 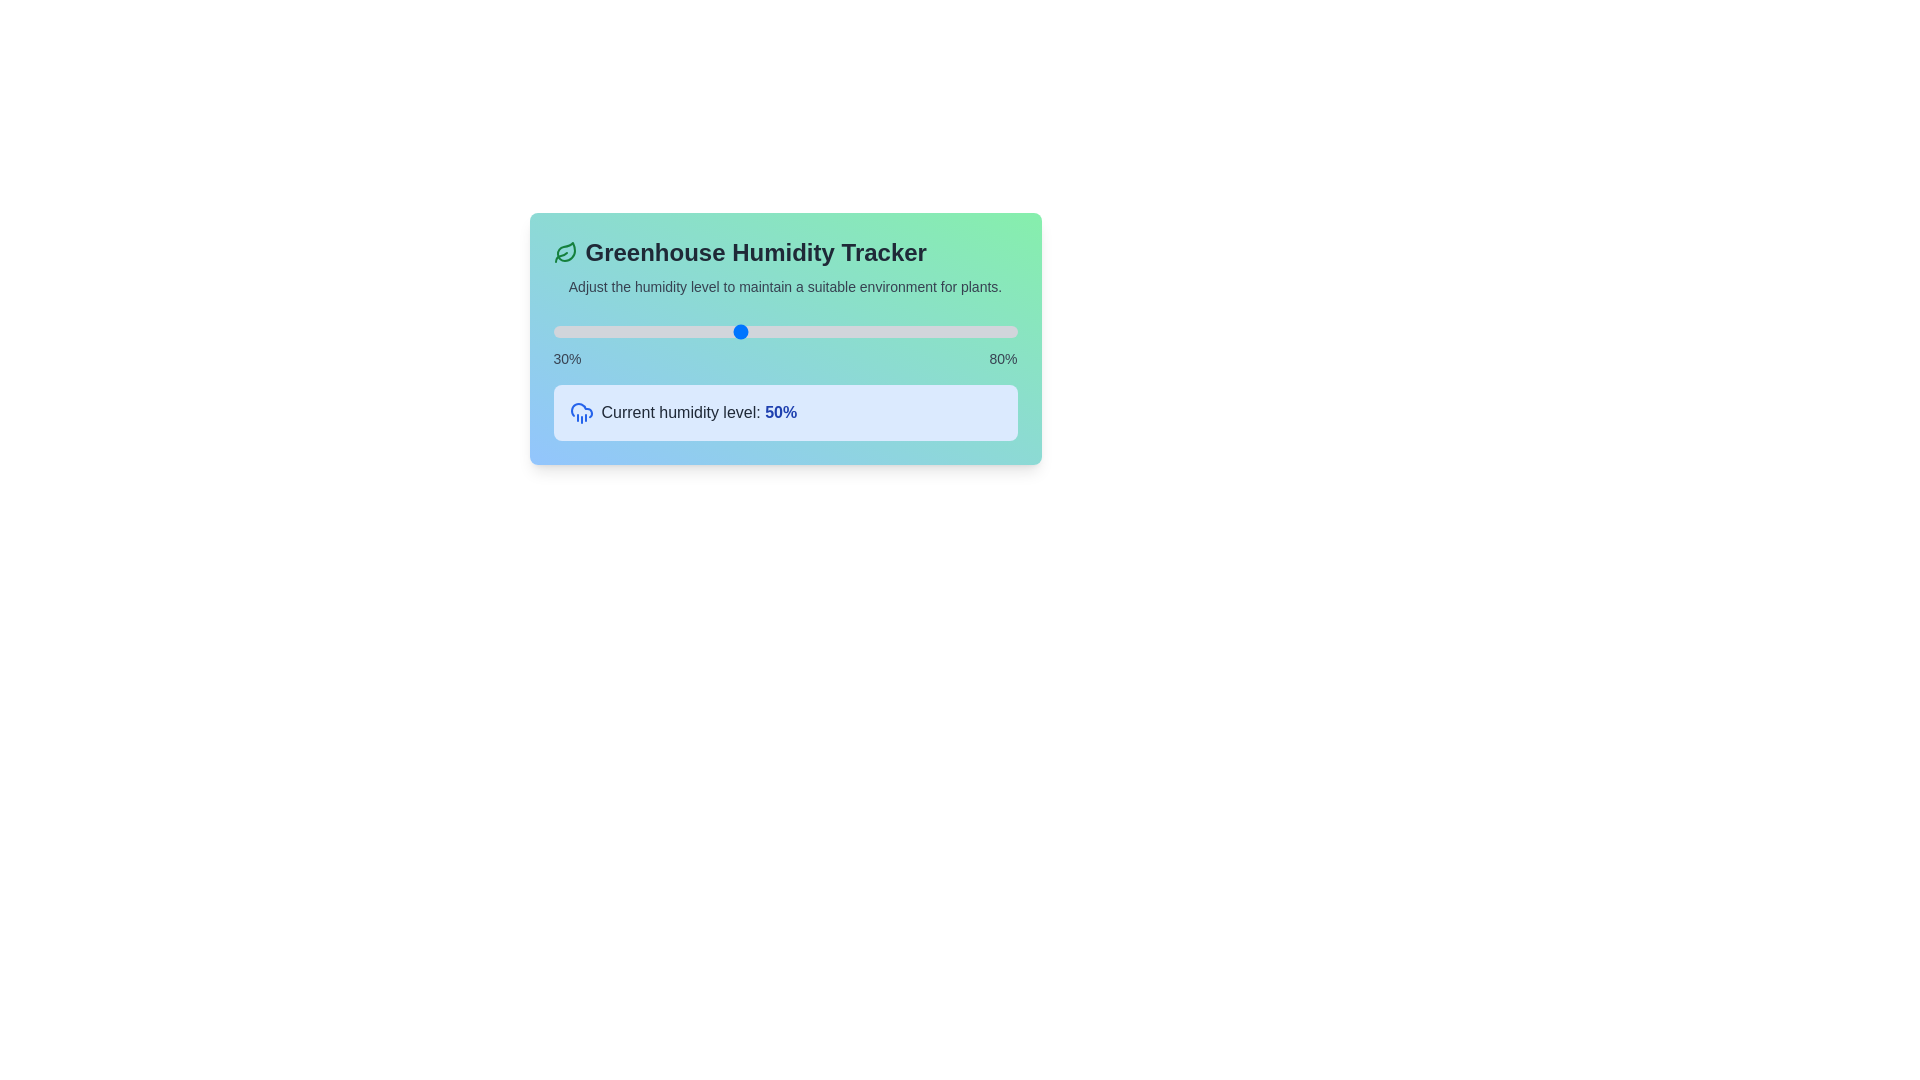 I want to click on the humidity level to 34% using the slider, so click(x=589, y=330).